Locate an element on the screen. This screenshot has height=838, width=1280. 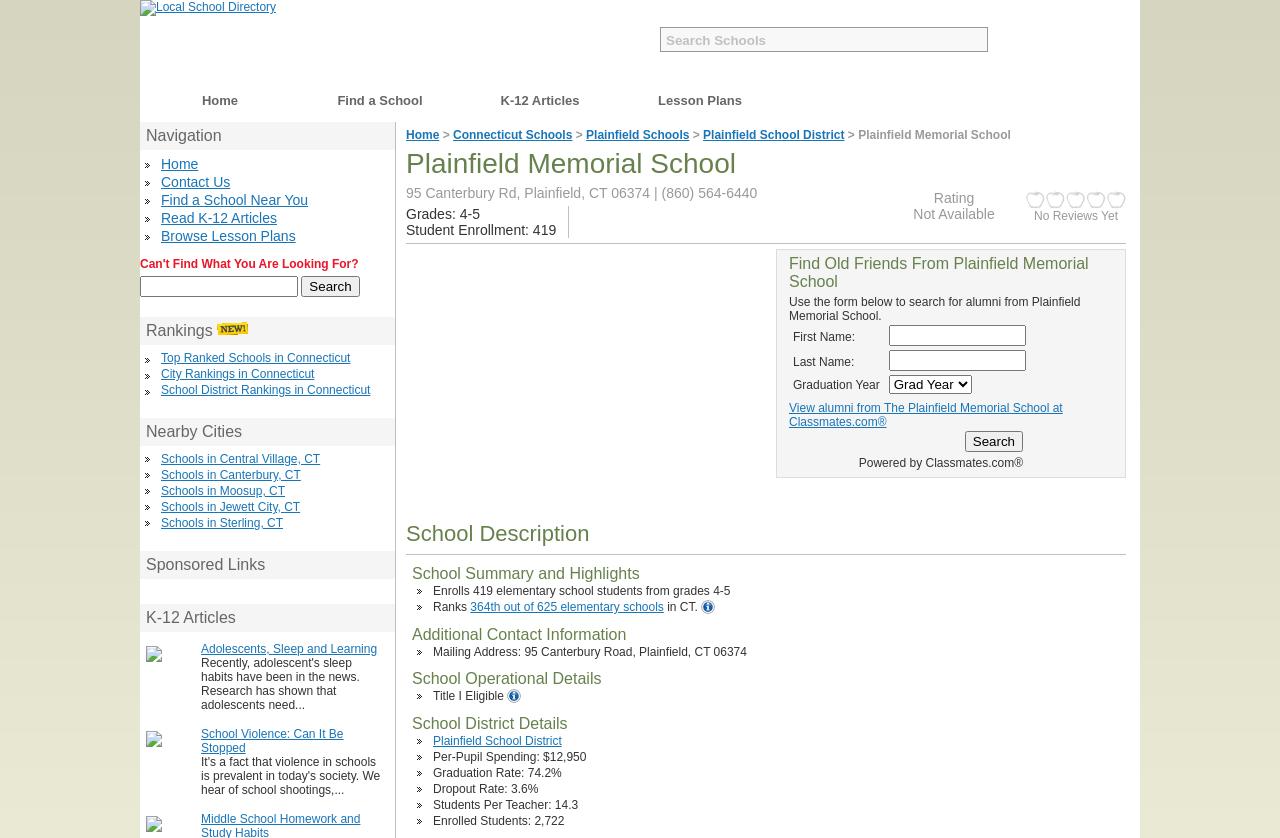
'Can't Find What You Are Looking For?' is located at coordinates (247, 262).